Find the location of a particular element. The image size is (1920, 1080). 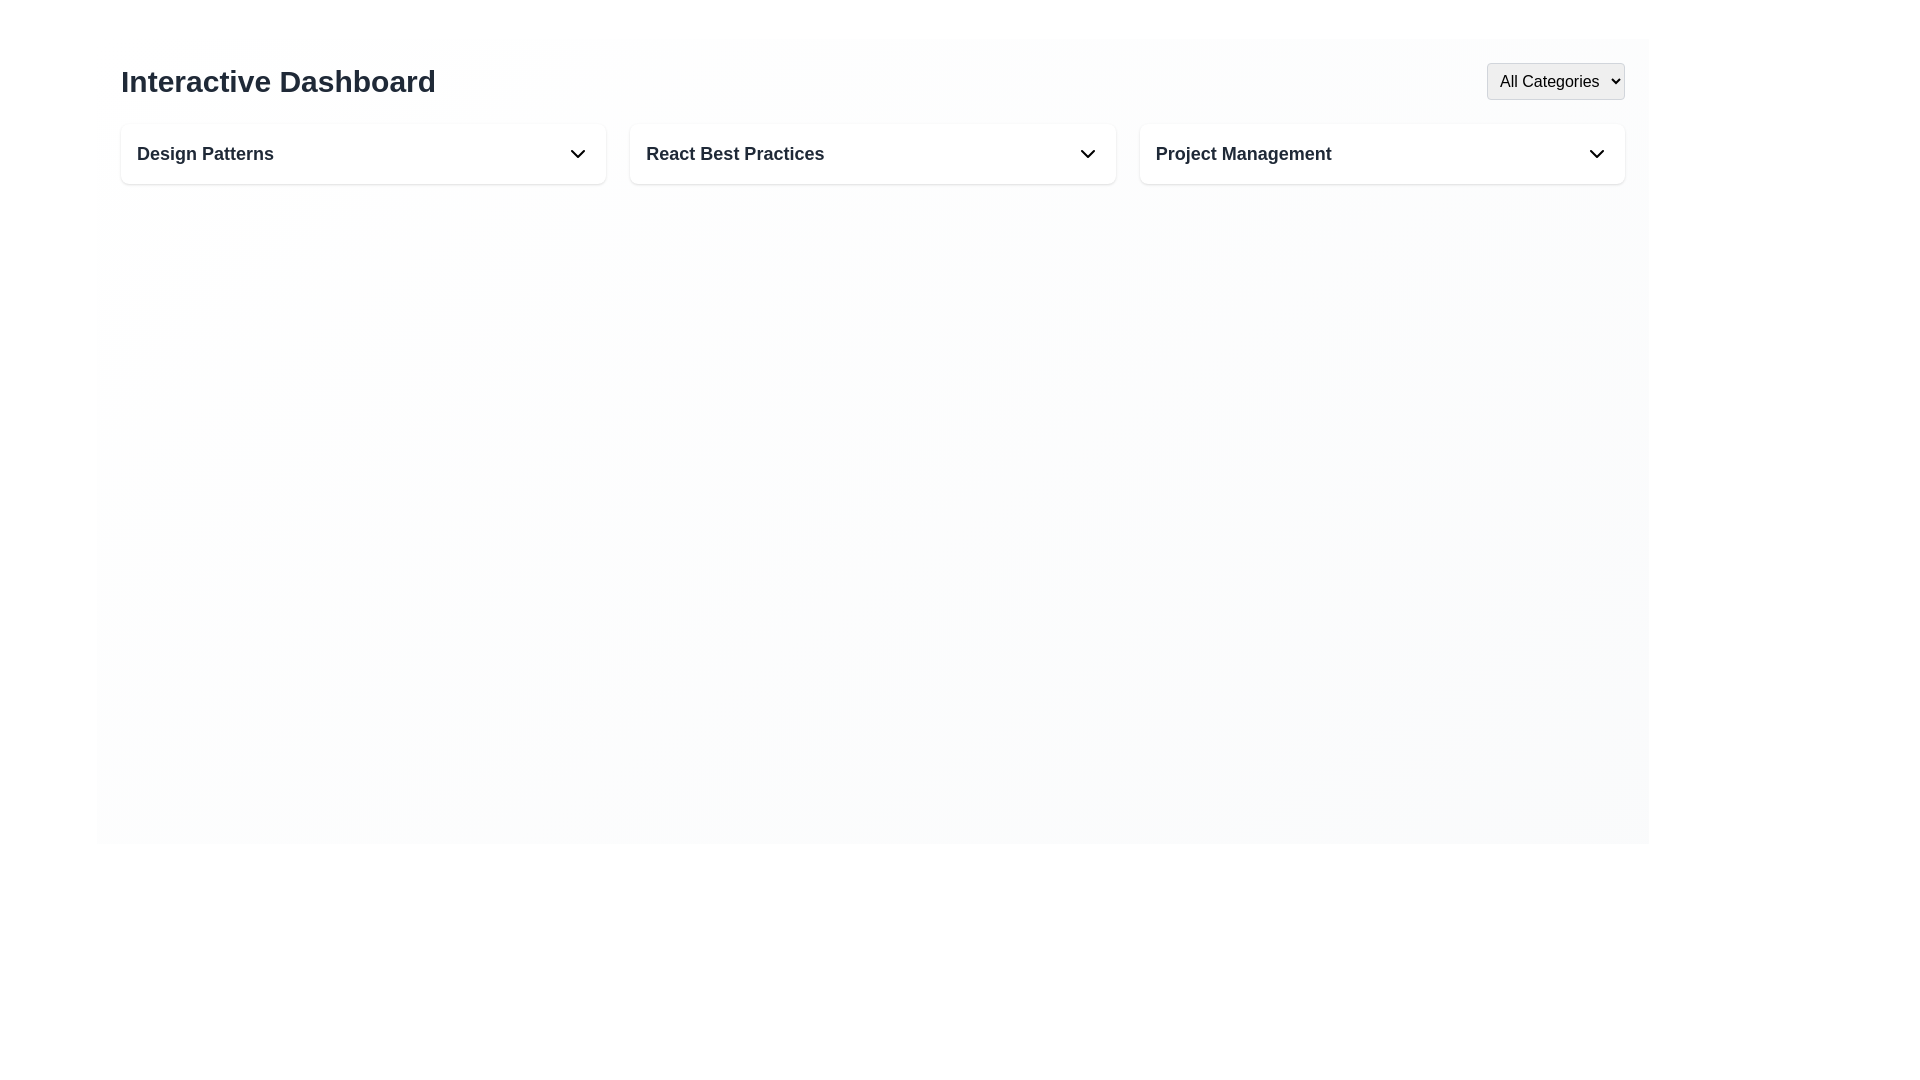

the dropdown menu trigger for 'Project Management' located in the upper-right section of the page is located at coordinates (1381, 153).